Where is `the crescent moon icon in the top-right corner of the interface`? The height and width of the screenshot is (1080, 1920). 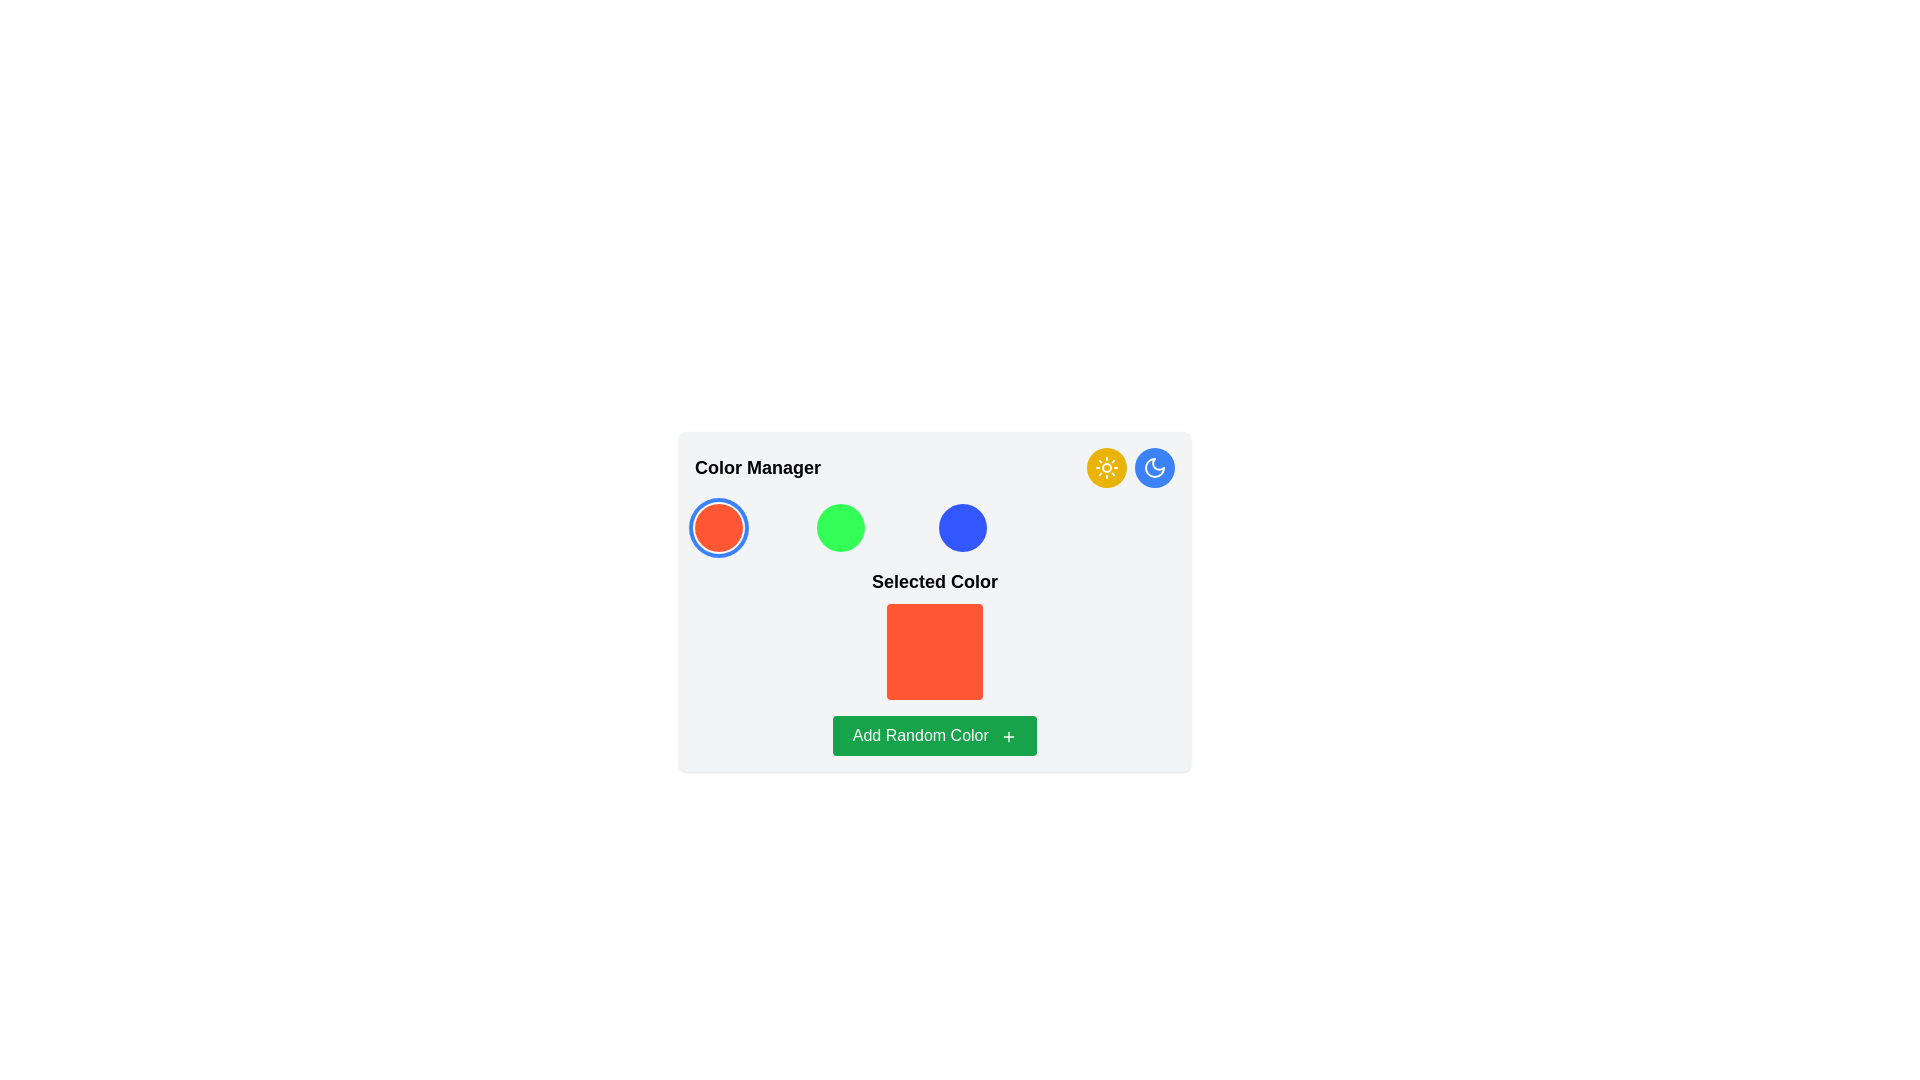
the crescent moon icon in the top-right corner of the interface is located at coordinates (1155, 467).